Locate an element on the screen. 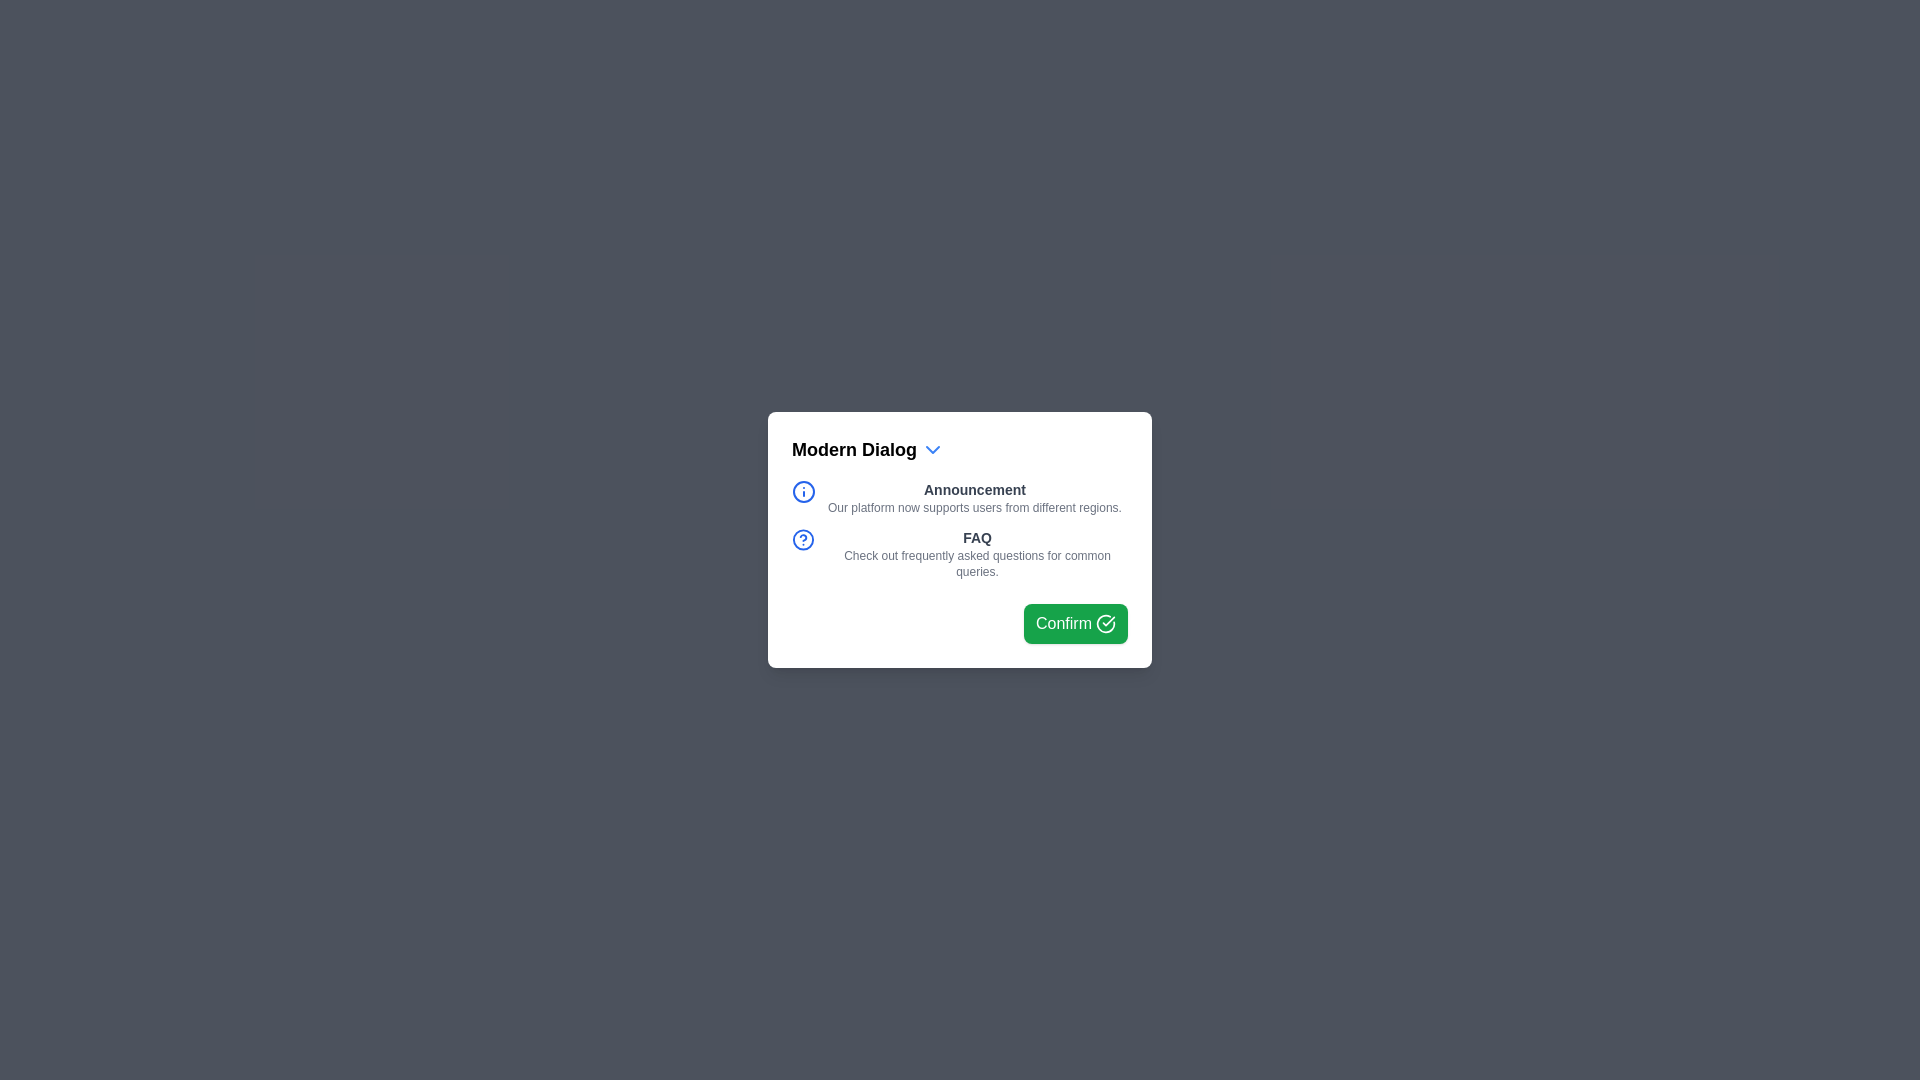 The width and height of the screenshot is (1920, 1080). the header dropdown icon to interact with it is located at coordinates (931, 450).